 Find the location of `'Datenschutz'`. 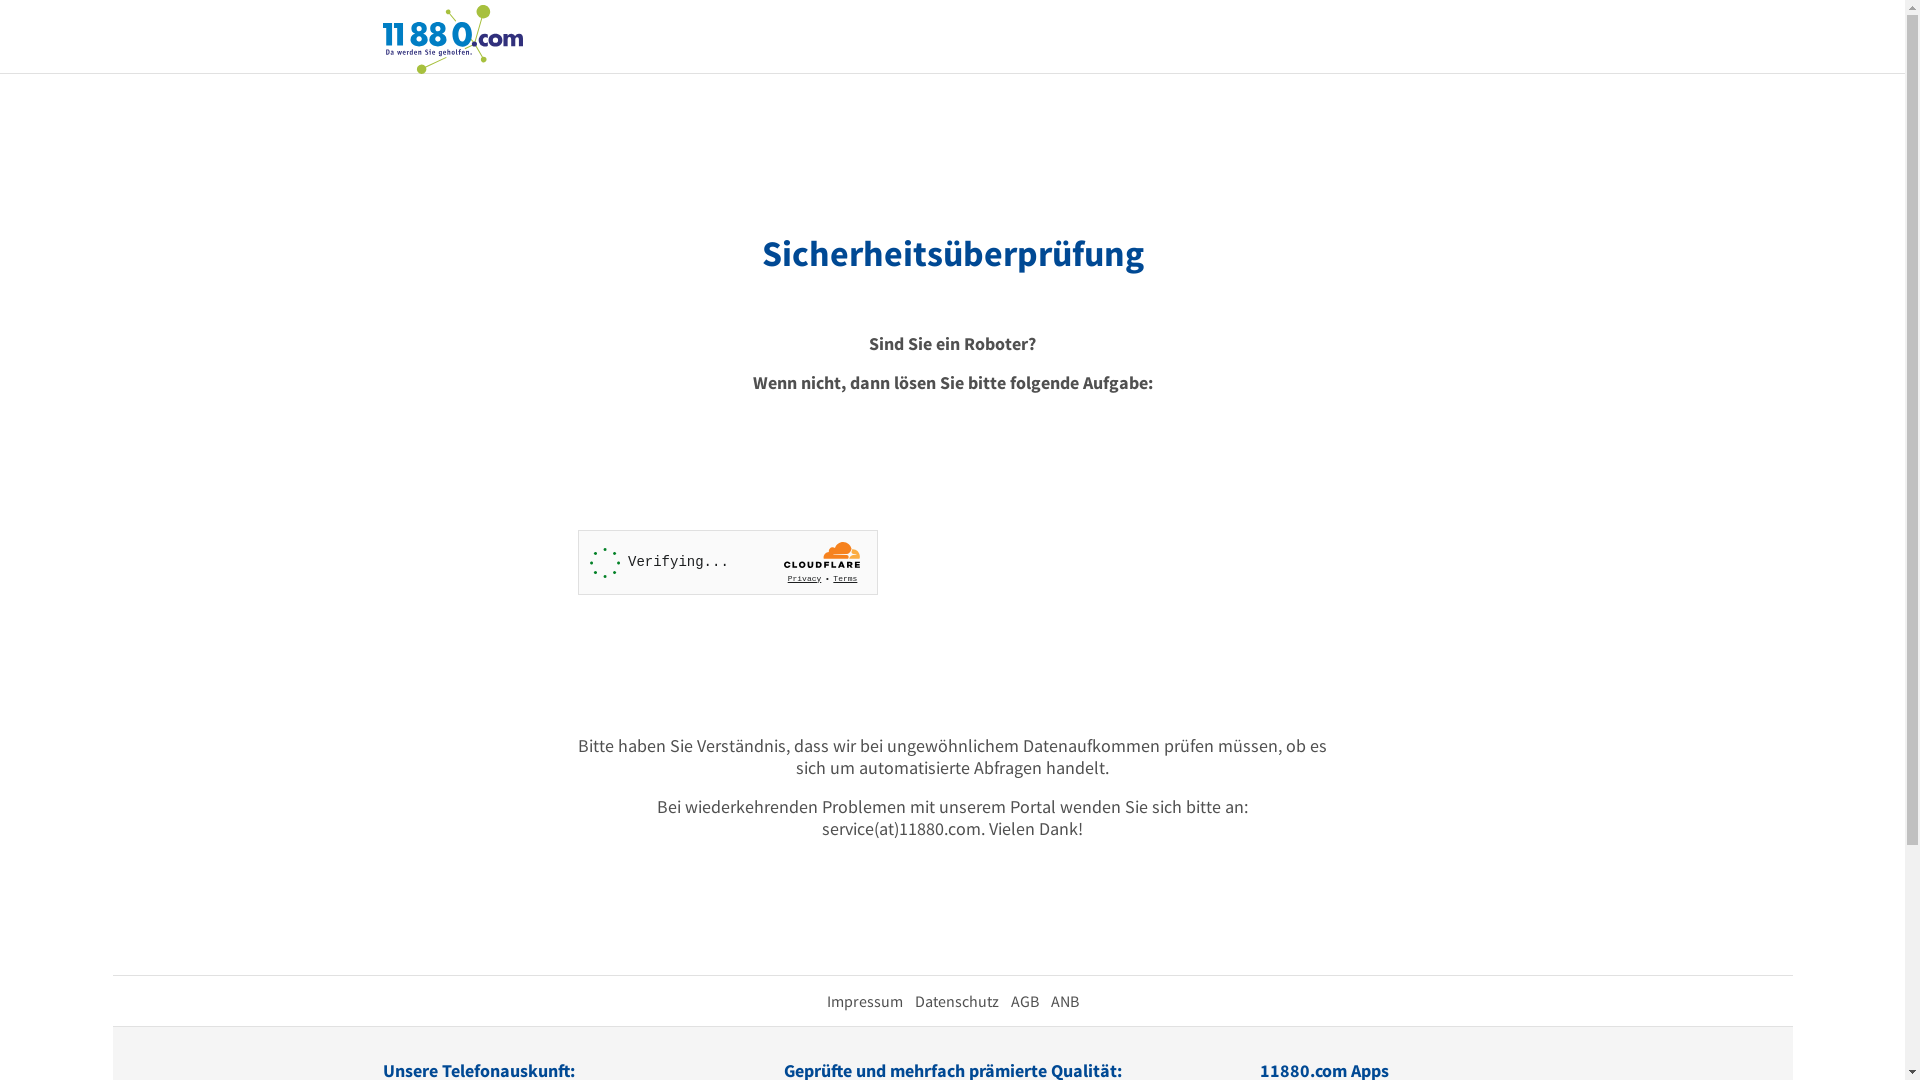

'Datenschutz' is located at coordinates (912, 1001).